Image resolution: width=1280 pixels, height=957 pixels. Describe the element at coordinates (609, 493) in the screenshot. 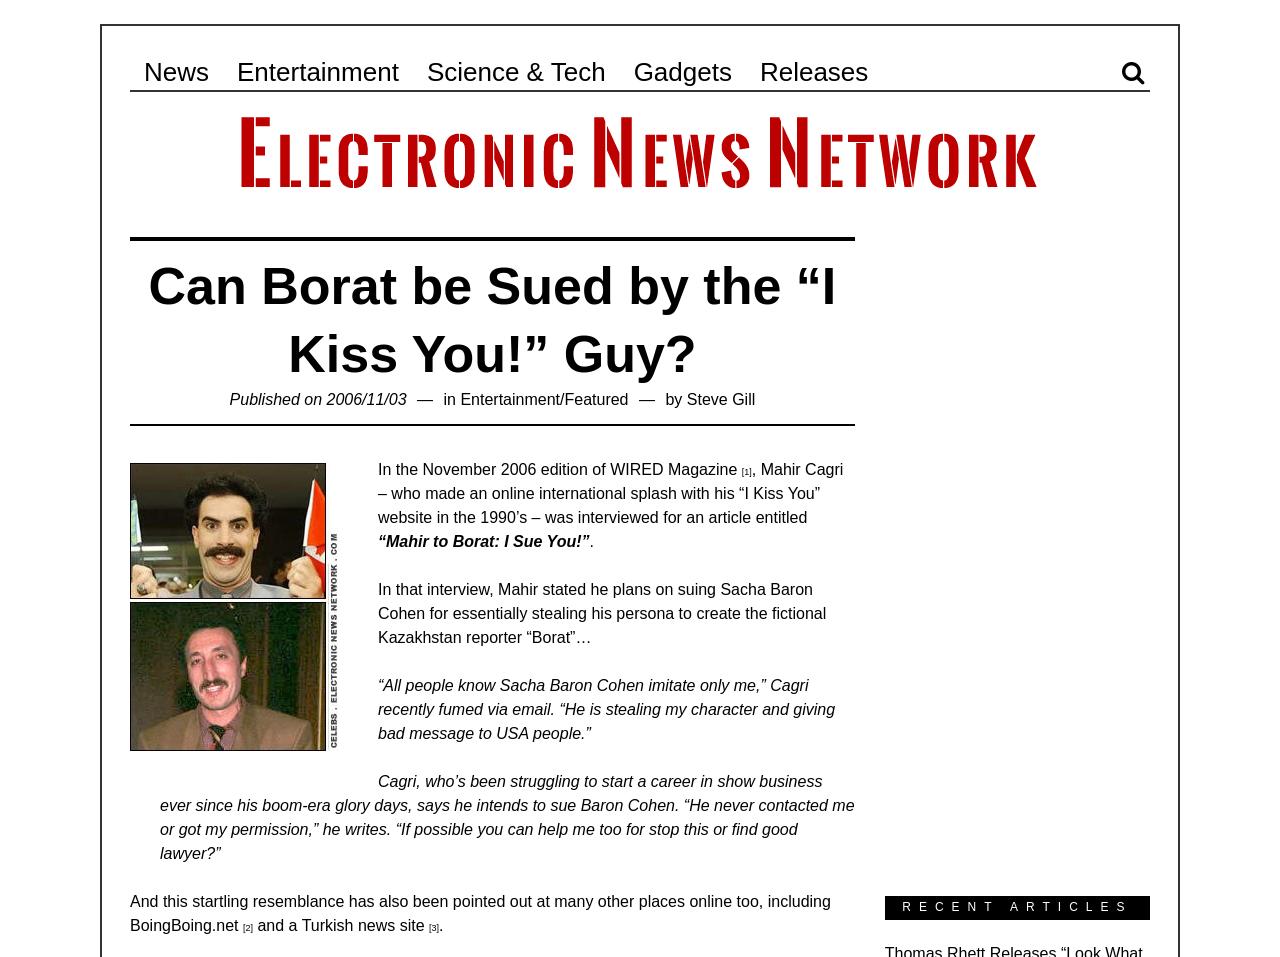

I see `', Mahir Cagri – who made an online international splash with his “I Kiss You” website in the 1990’s – was interviewed for an article entitled'` at that location.